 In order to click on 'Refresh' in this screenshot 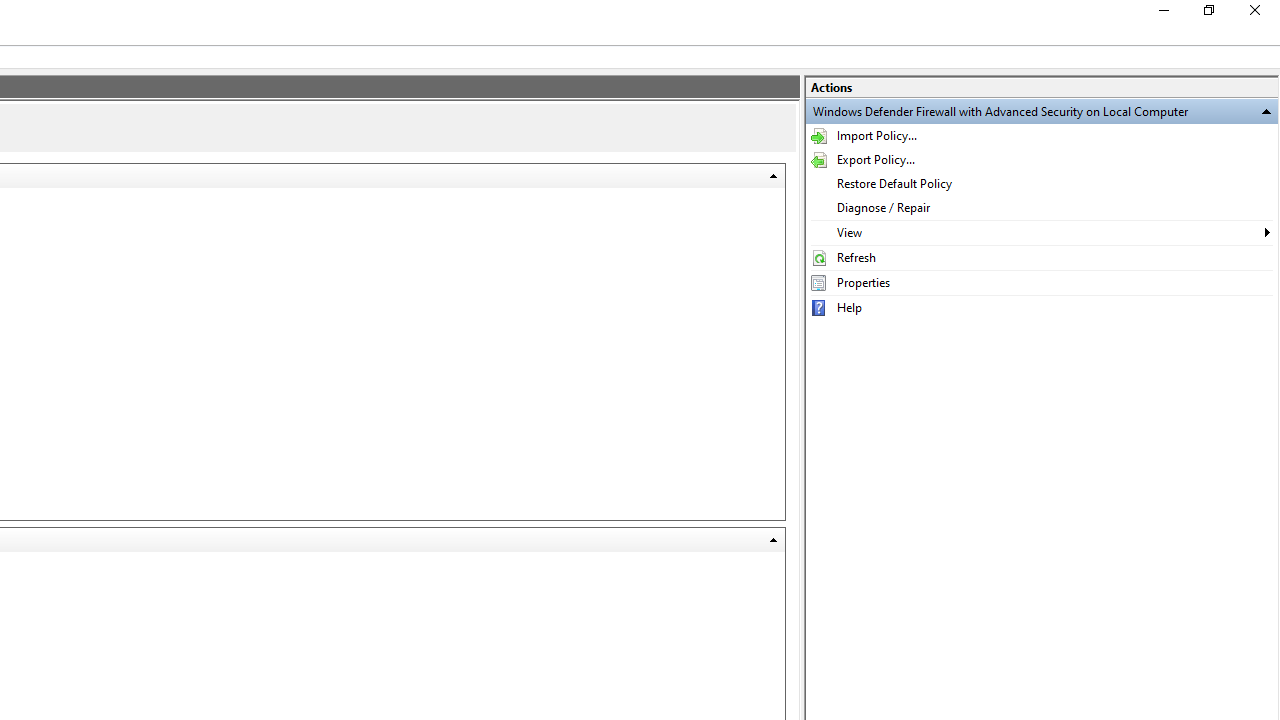, I will do `click(1040, 257)`.